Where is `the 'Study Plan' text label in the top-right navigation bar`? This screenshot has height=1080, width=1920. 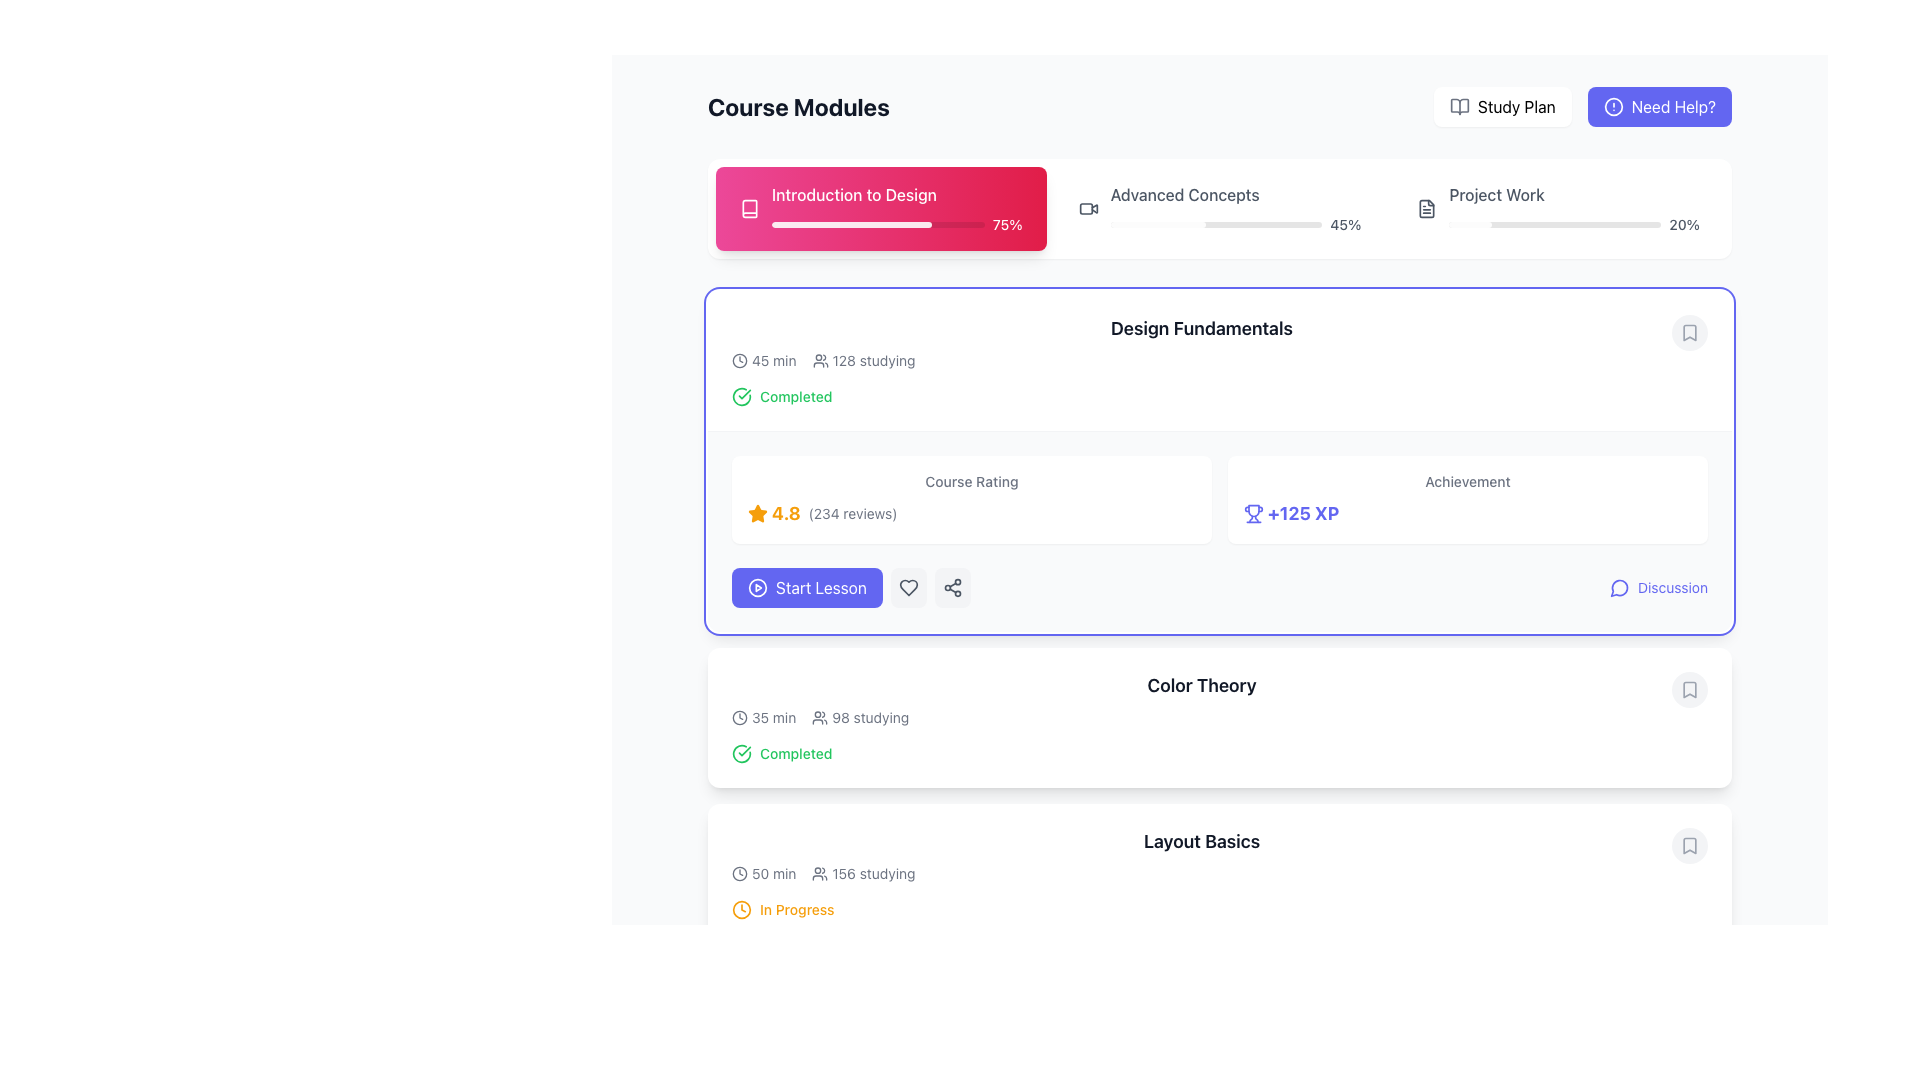
the 'Study Plan' text label in the top-right navigation bar is located at coordinates (1516, 107).